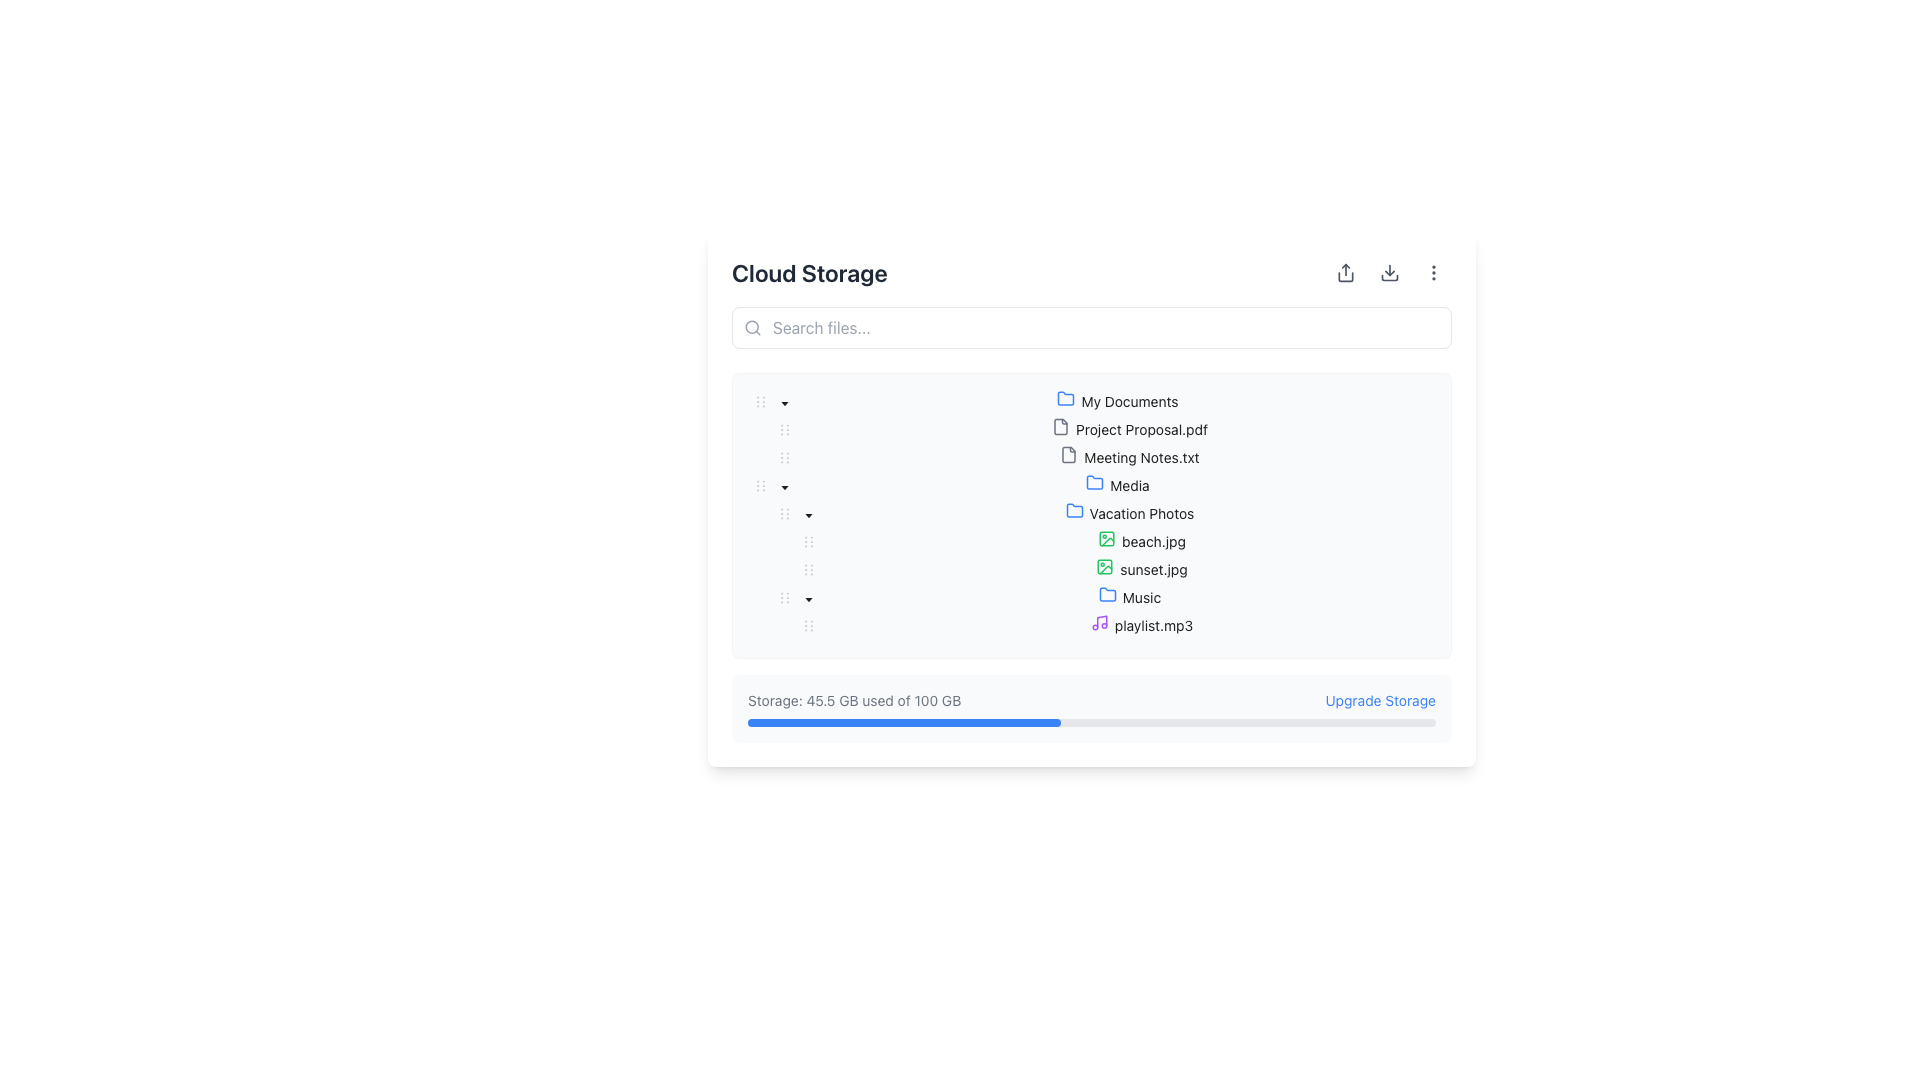  Describe the element at coordinates (1107, 570) in the screenshot. I see `the green image icon representing the file 'sunset.jpg' located in the Vacation Photos folder` at that location.